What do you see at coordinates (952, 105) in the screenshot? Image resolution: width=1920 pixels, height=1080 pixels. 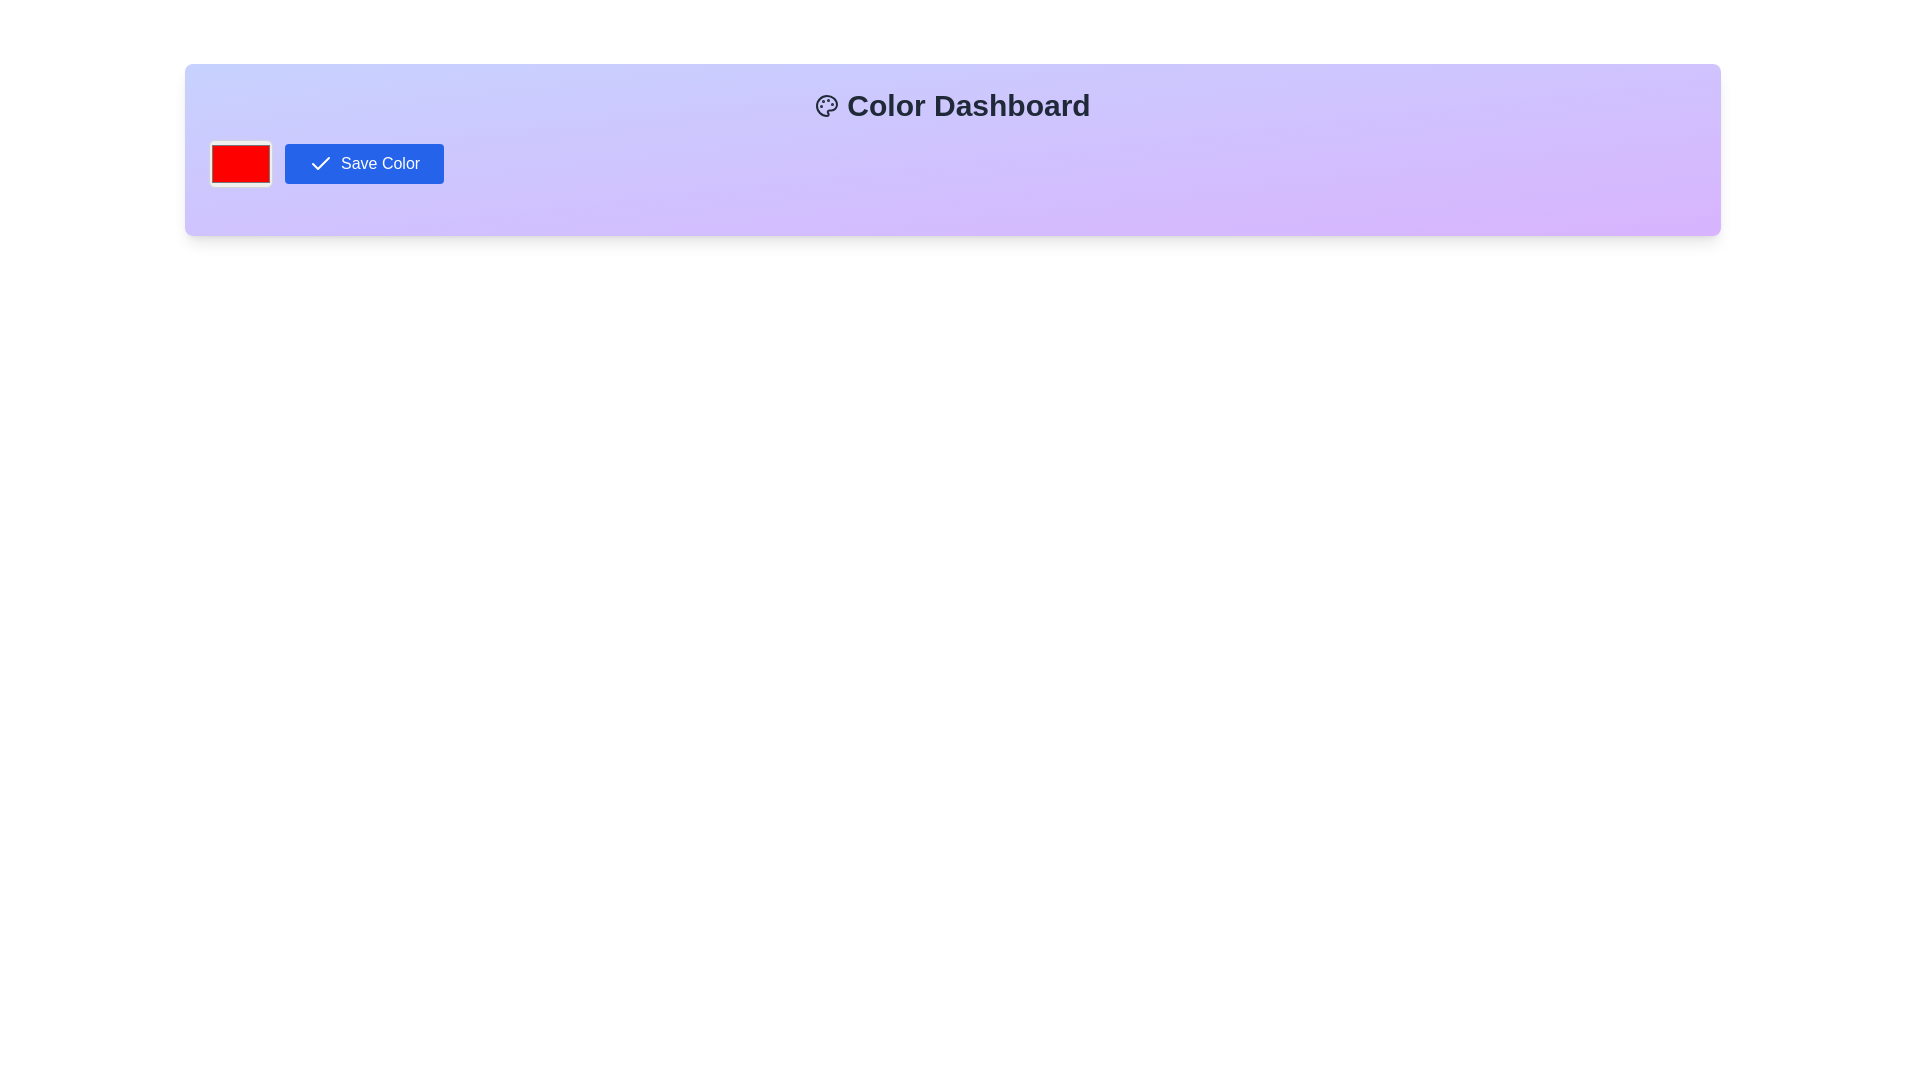 I see `the Static text heading at the top of the dashboard, which serves as the title of the dashboard` at bounding box center [952, 105].